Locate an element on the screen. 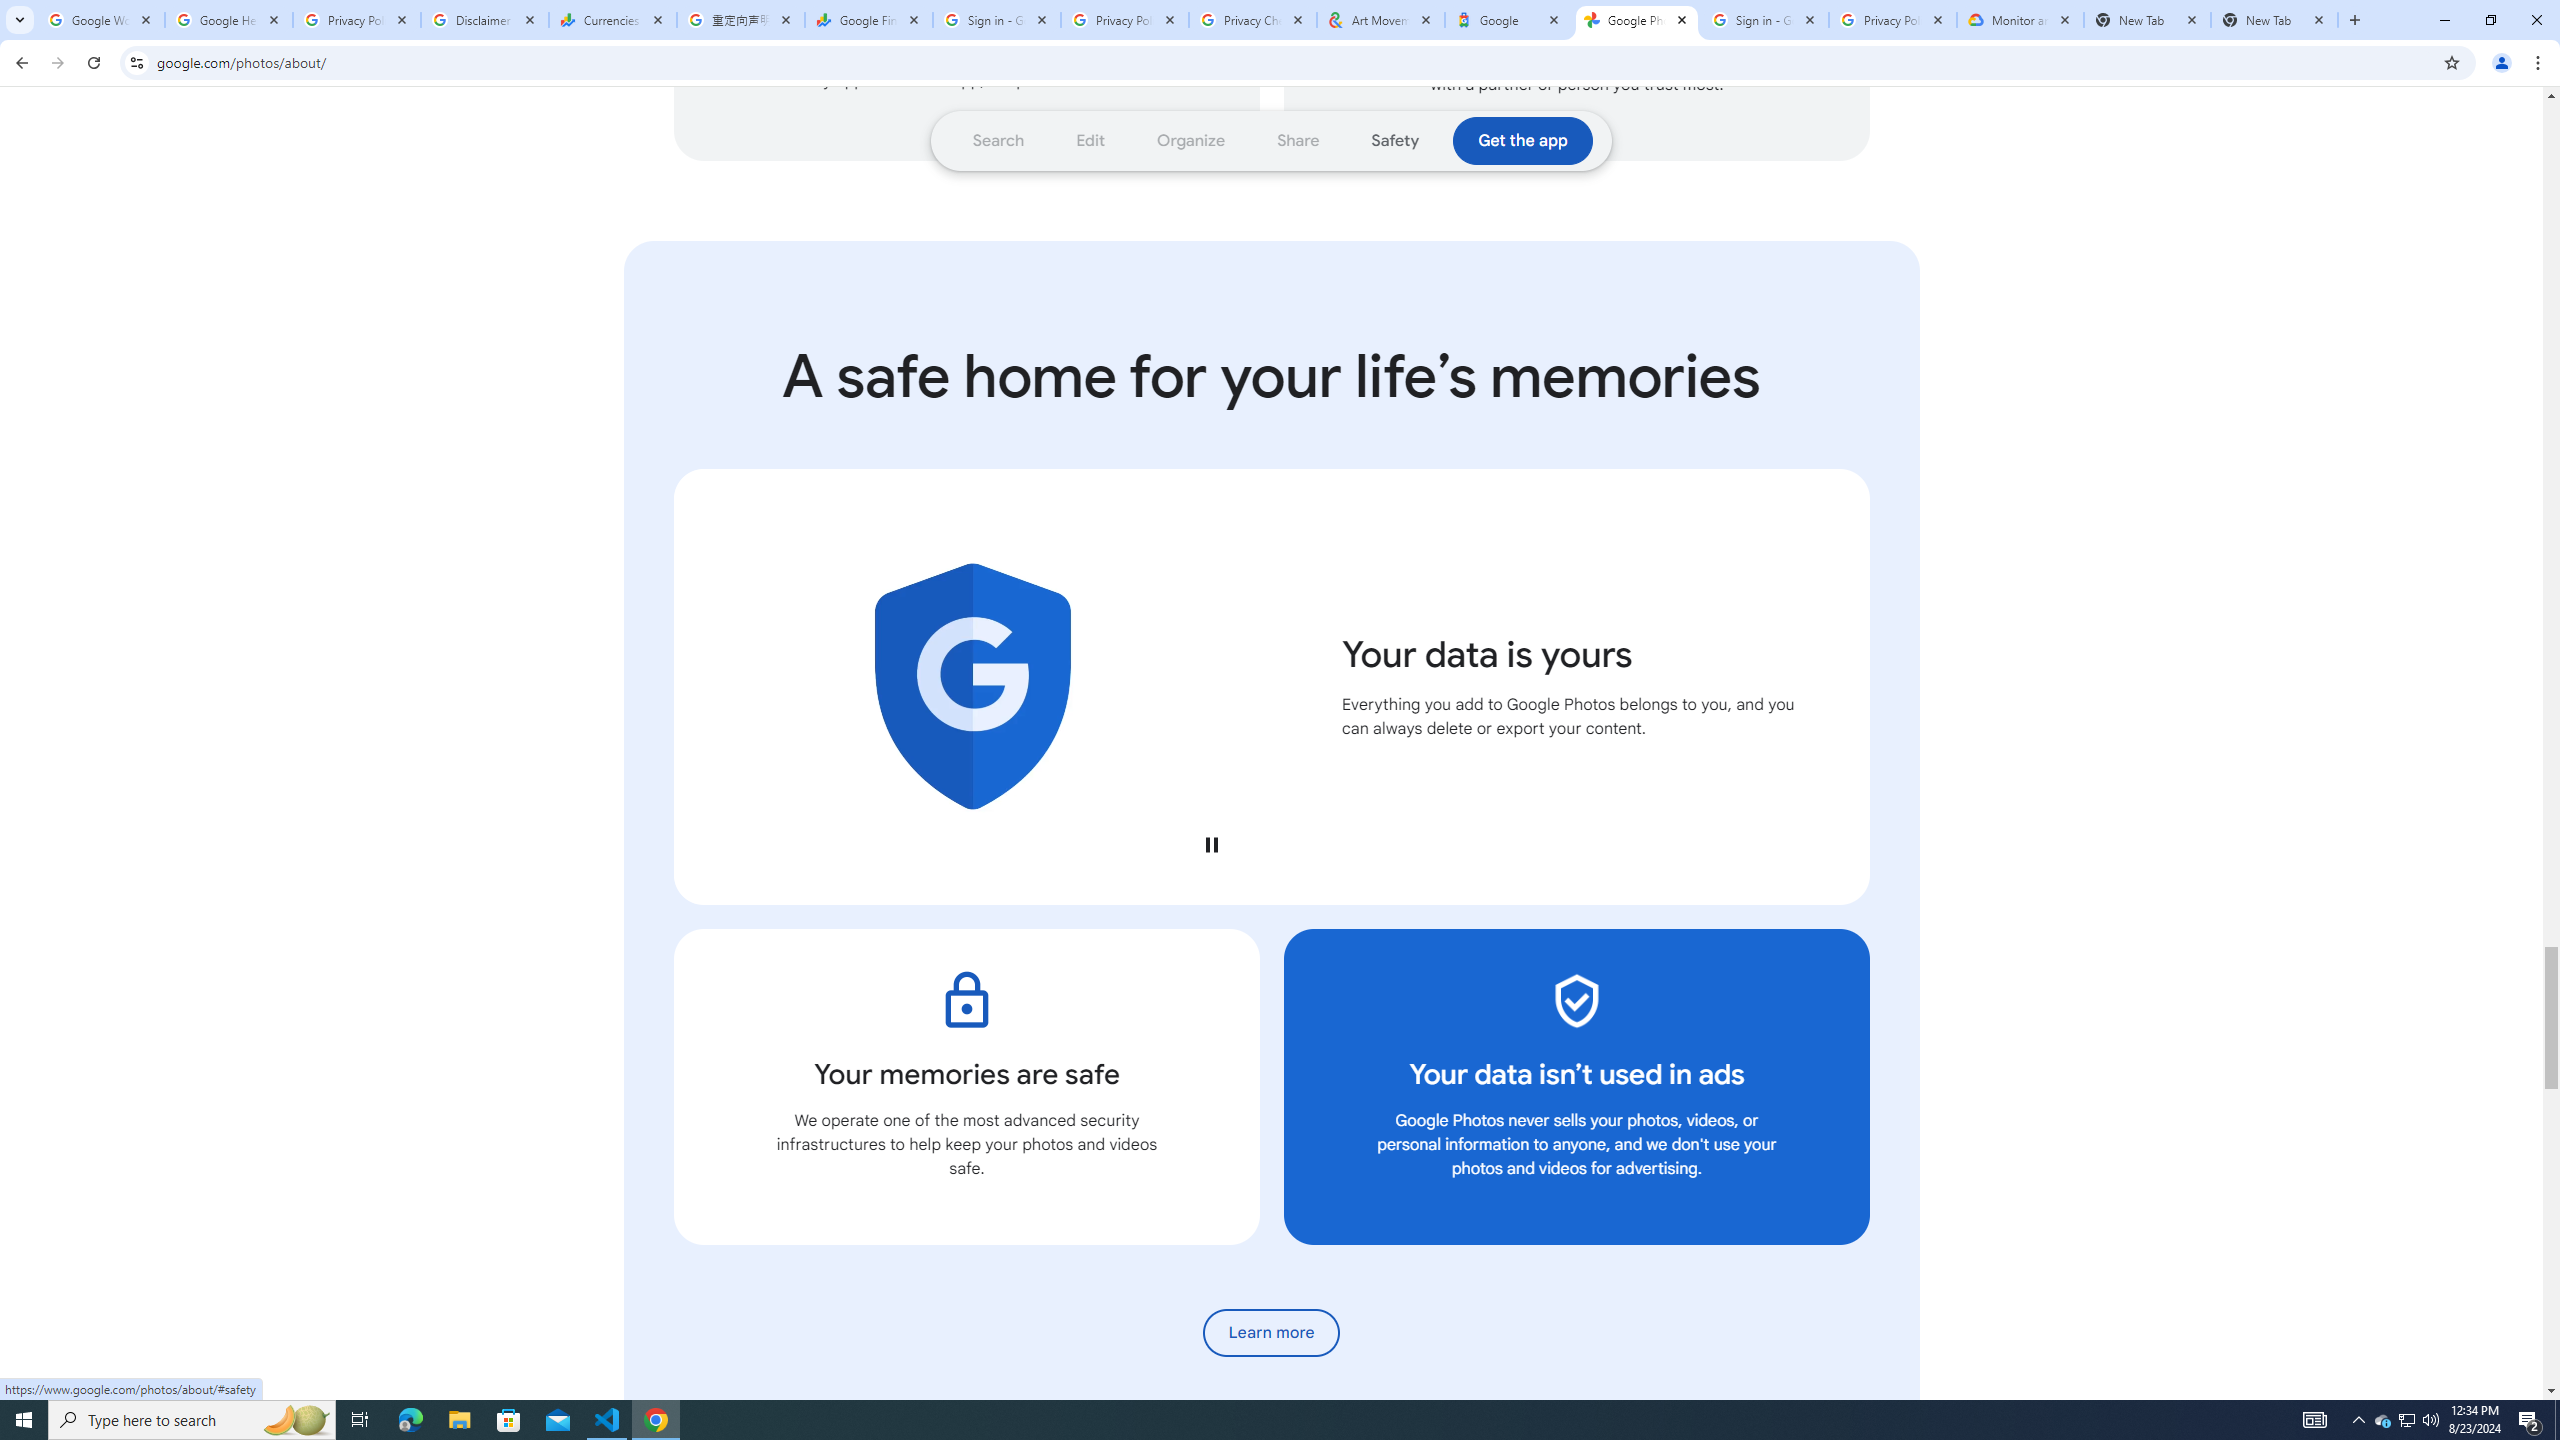 Image resolution: width=2560 pixels, height=1440 pixels. 'New Tab' is located at coordinates (2147, 19).